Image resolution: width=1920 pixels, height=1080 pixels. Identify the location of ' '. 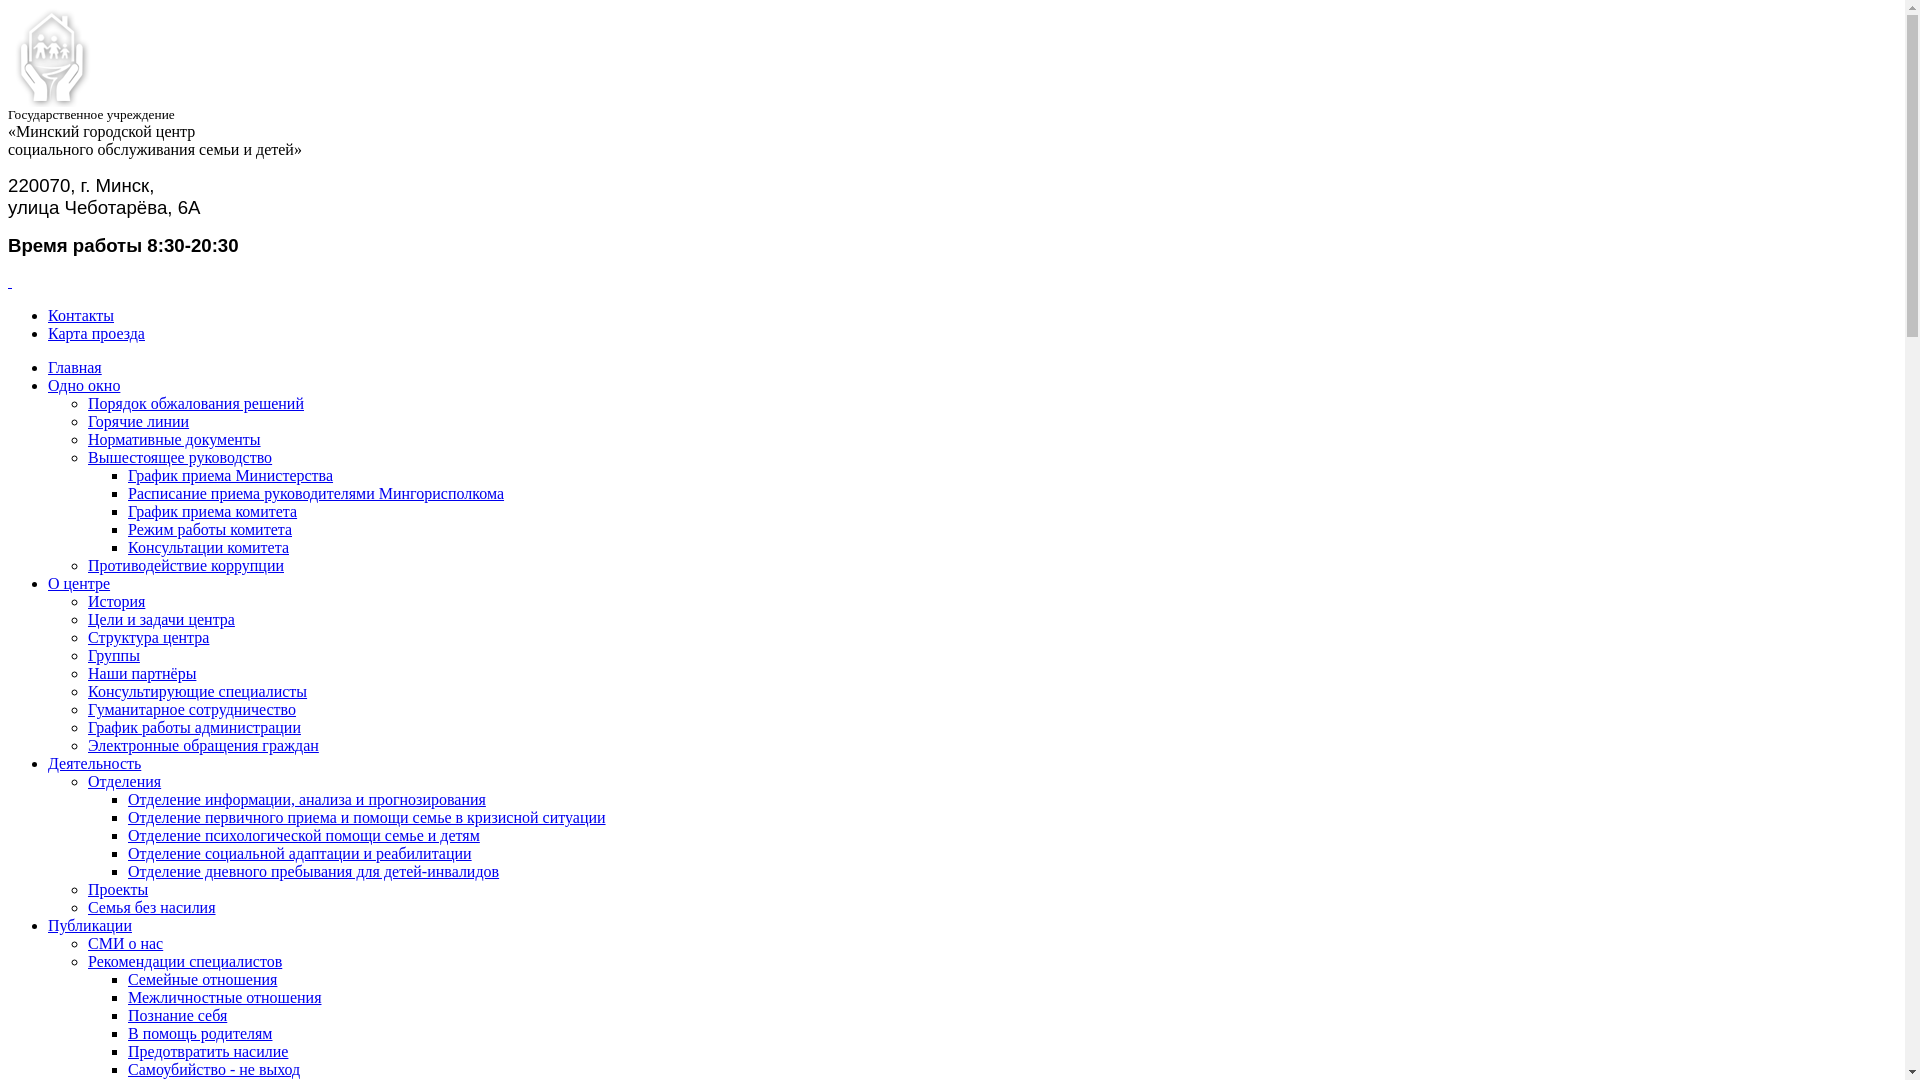
(9, 281).